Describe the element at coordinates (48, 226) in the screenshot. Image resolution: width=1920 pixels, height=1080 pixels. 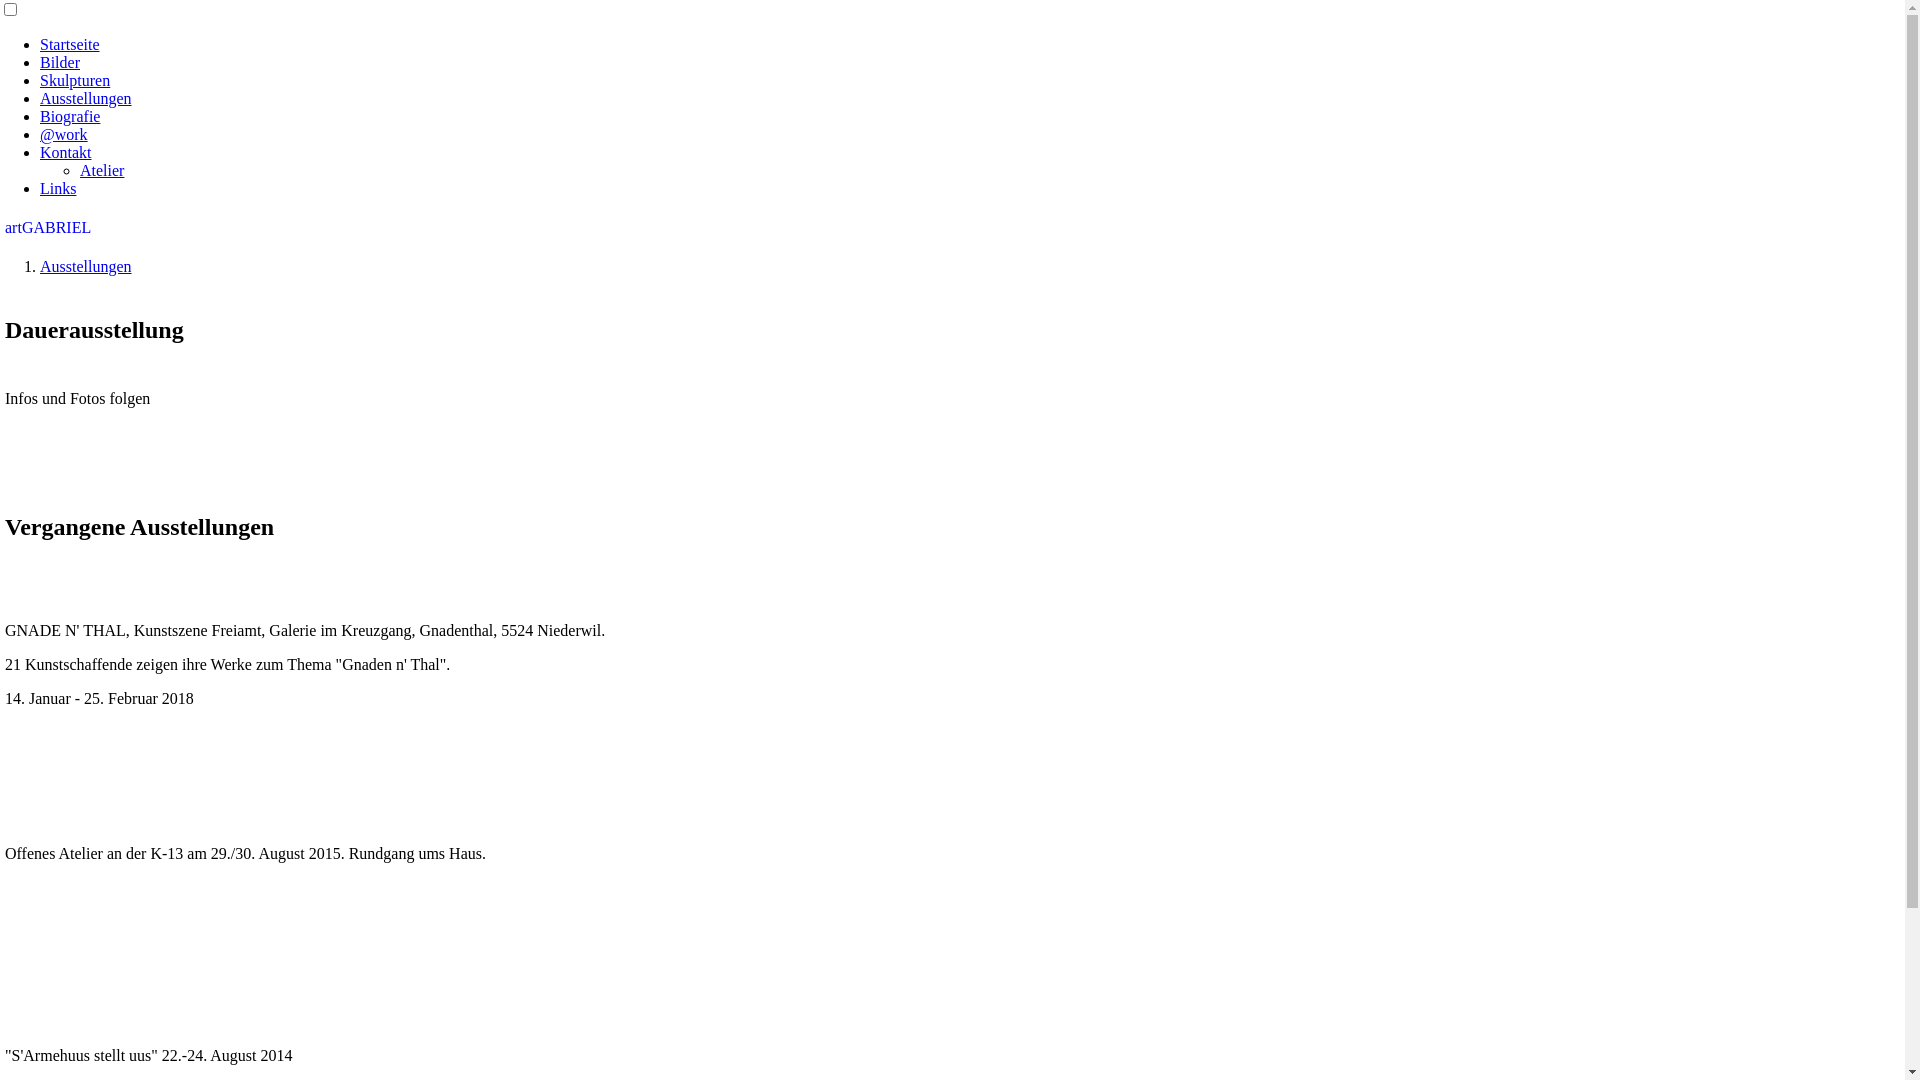
I see `'artGABRIEL'` at that location.